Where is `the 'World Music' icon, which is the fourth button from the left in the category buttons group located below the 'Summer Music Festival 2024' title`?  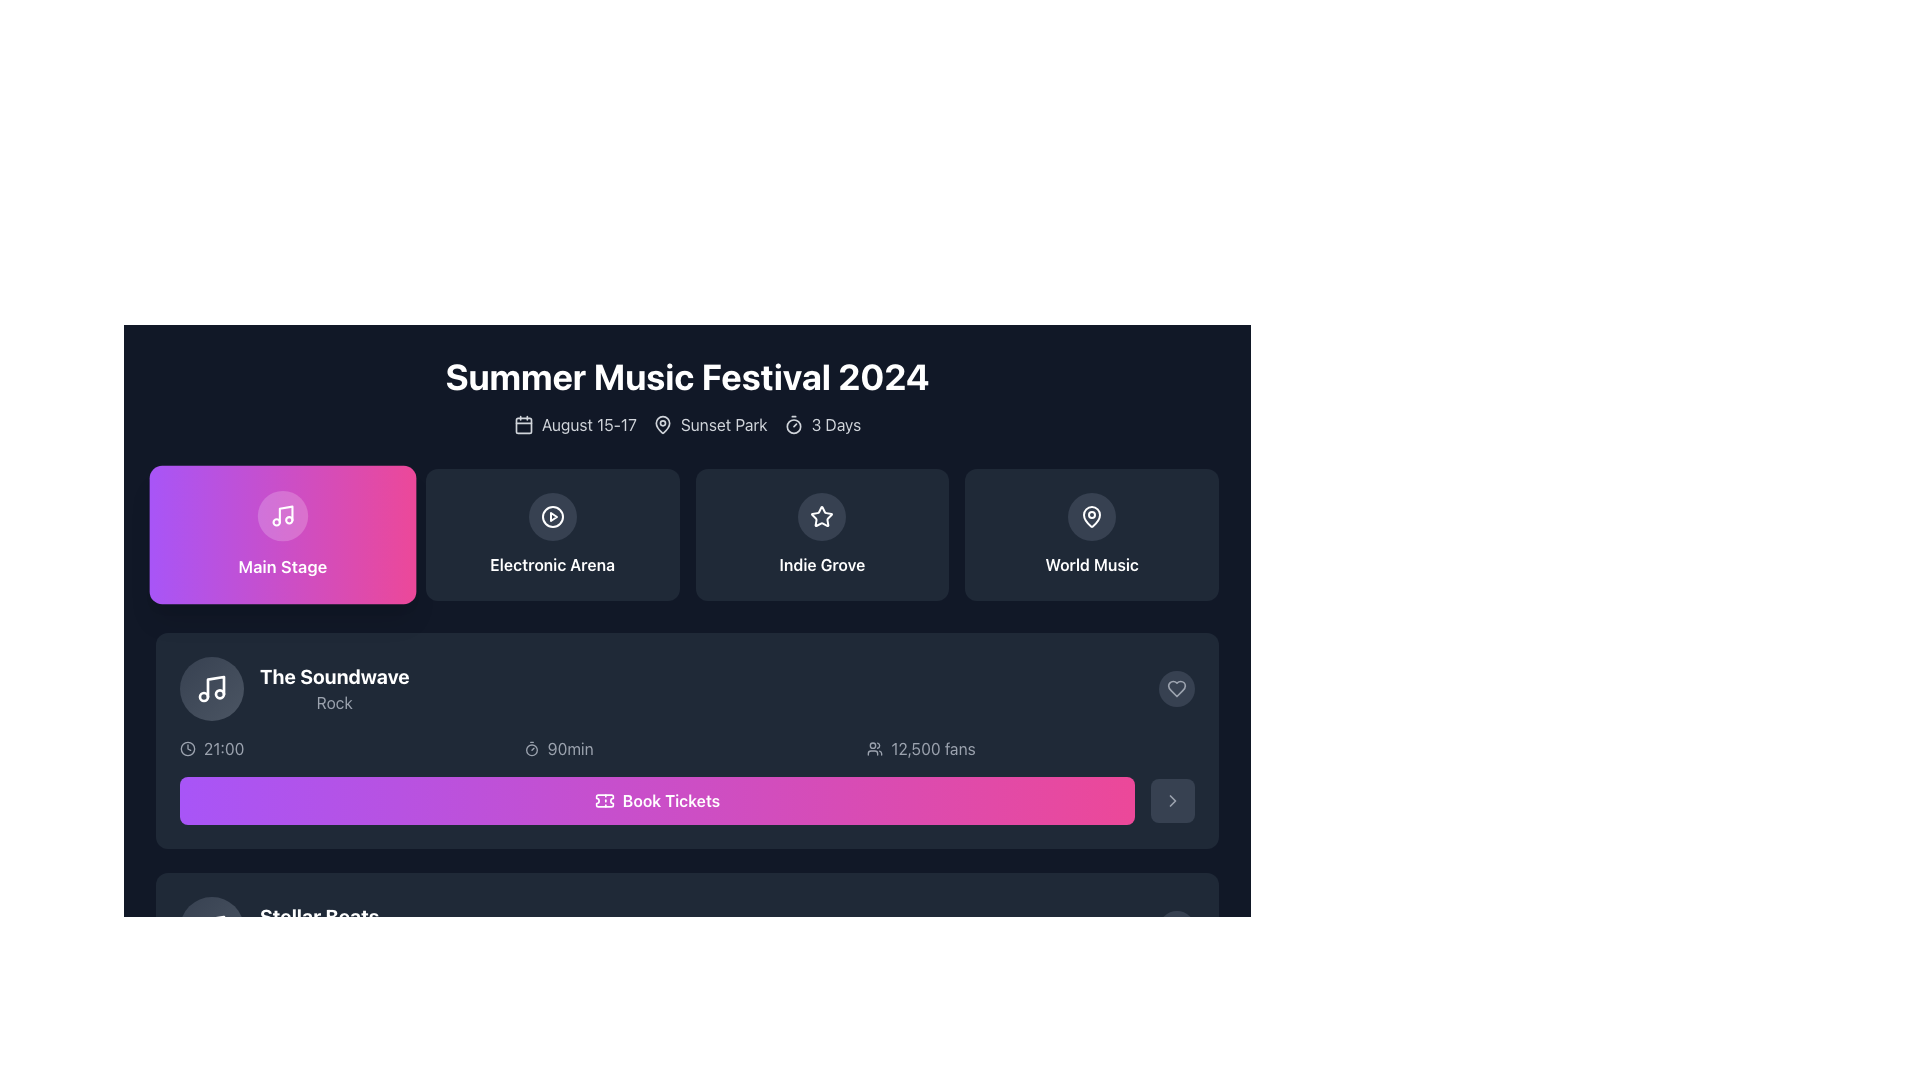
the 'World Music' icon, which is the fourth button from the left in the category buttons group located below the 'Summer Music Festival 2024' title is located at coordinates (1091, 515).